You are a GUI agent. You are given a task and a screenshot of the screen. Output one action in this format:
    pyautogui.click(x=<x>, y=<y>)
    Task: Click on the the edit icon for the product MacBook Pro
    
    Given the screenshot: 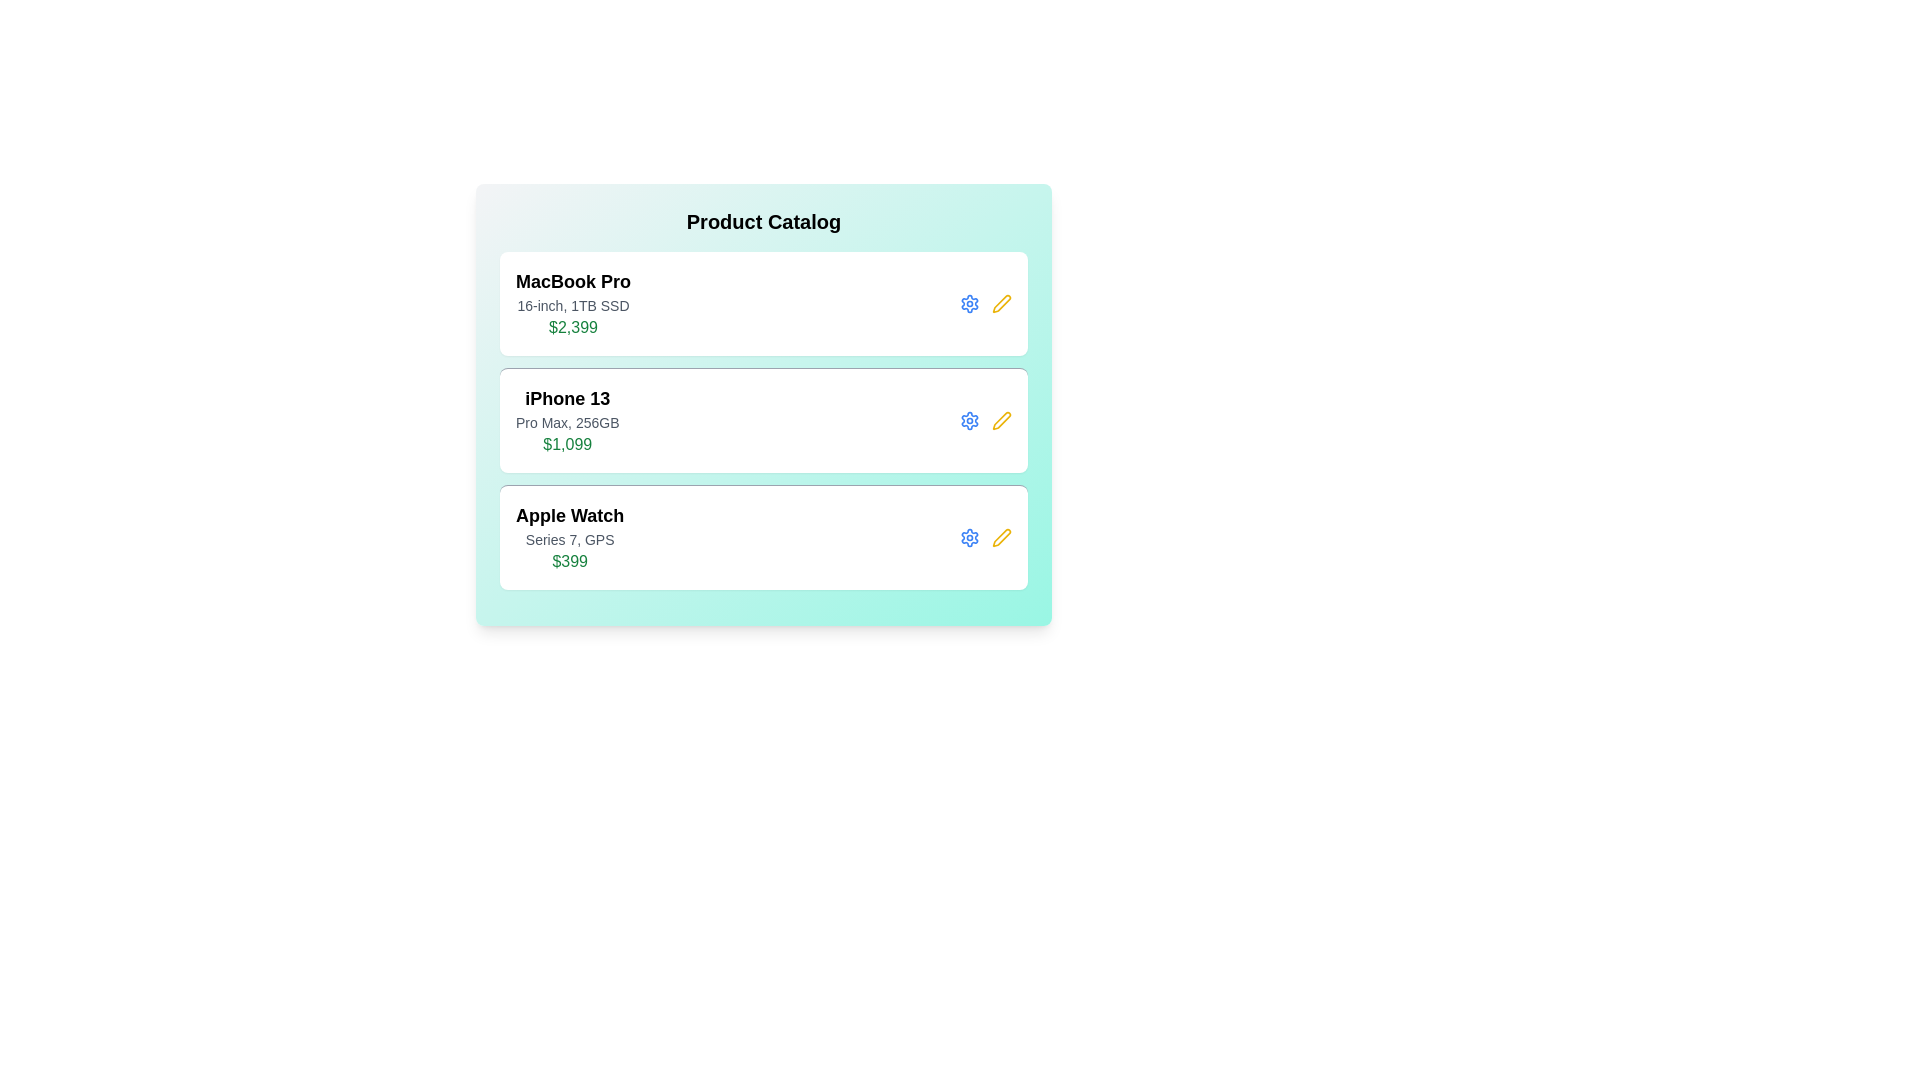 What is the action you would take?
    pyautogui.click(x=1002, y=304)
    